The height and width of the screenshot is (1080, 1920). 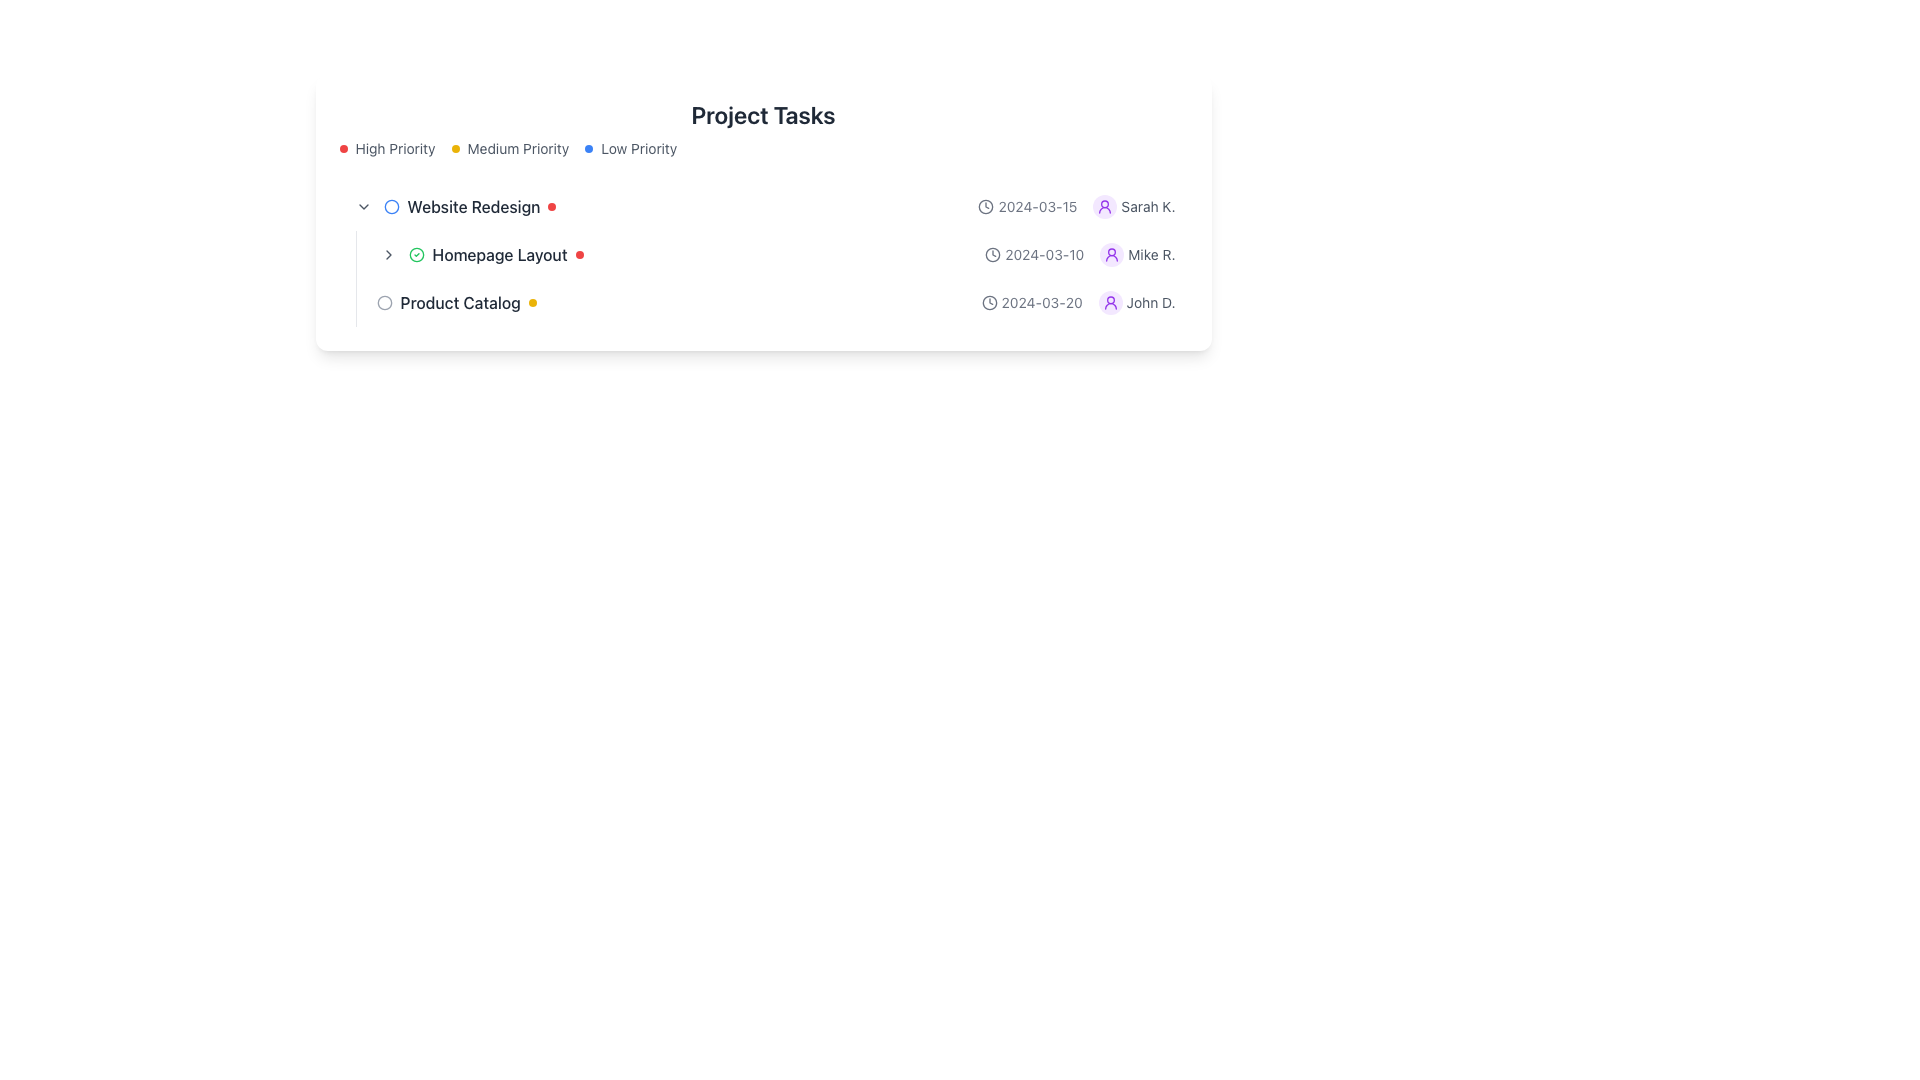 I want to click on the 'Low Priority' text label, which is styled with a small font size and gray color, located in the priority labeling system of the task management interface, so click(x=638, y=148).